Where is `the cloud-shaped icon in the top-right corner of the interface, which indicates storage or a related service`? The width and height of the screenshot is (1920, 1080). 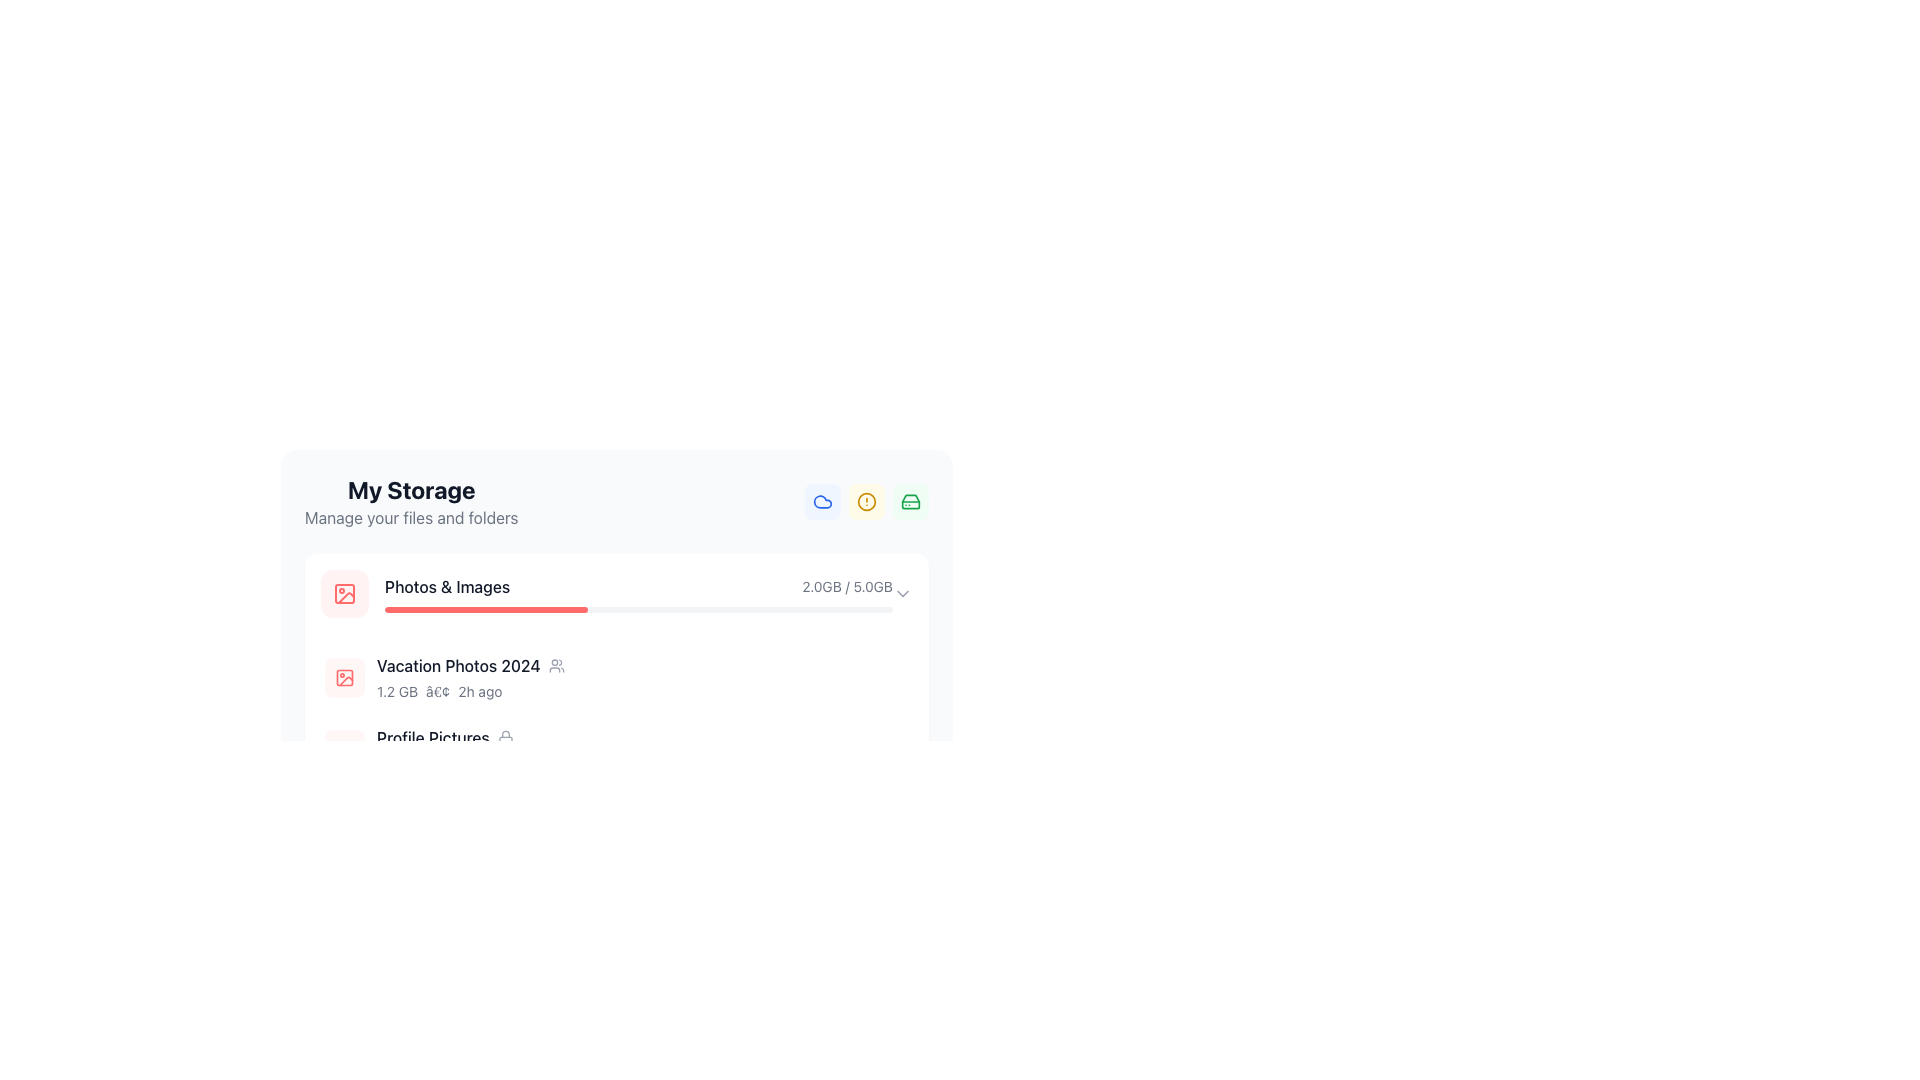 the cloud-shaped icon in the top-right corner of the interface, which indicates storage or a related service is located at coordinates (822, 500).